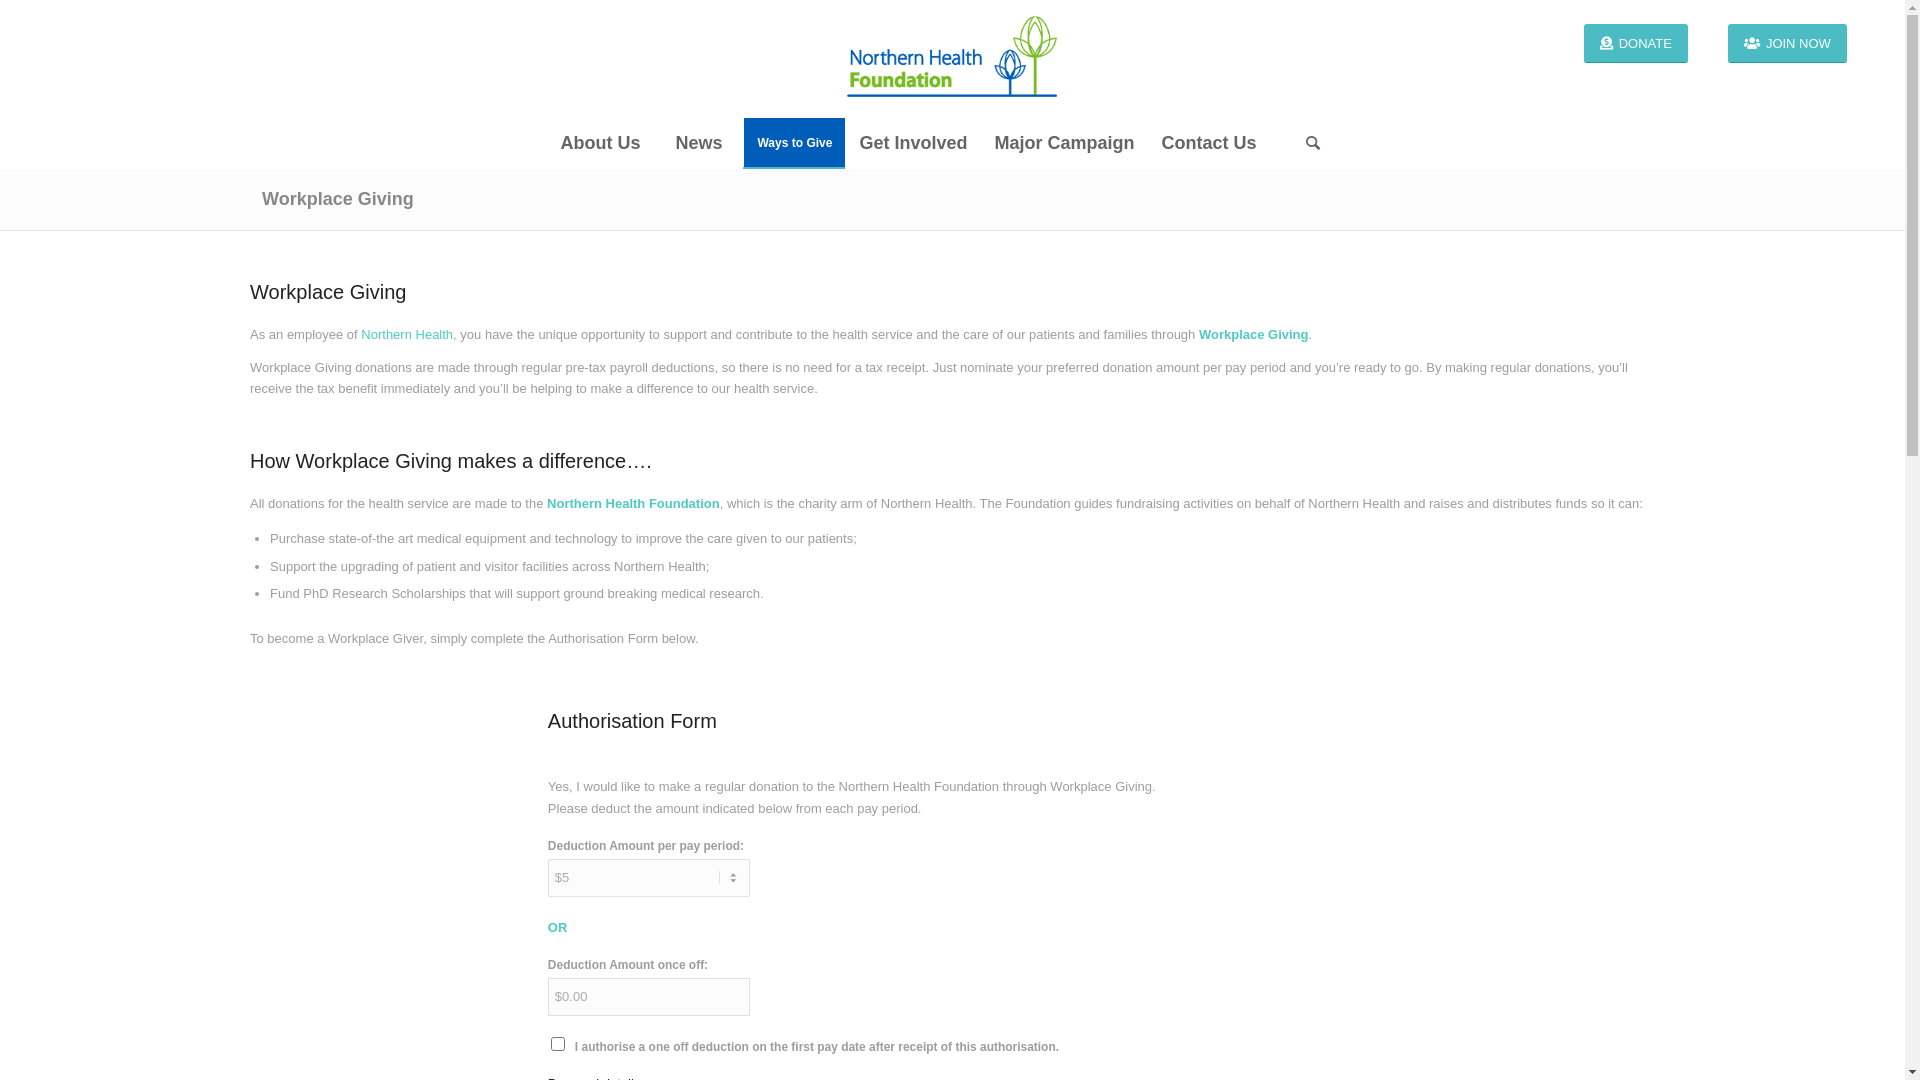 The image size is (1920, 1080). What do you see at coordinates (844, 141) in the screenshot?
I see `'Get Involved'` at bounding box center [844, 141].